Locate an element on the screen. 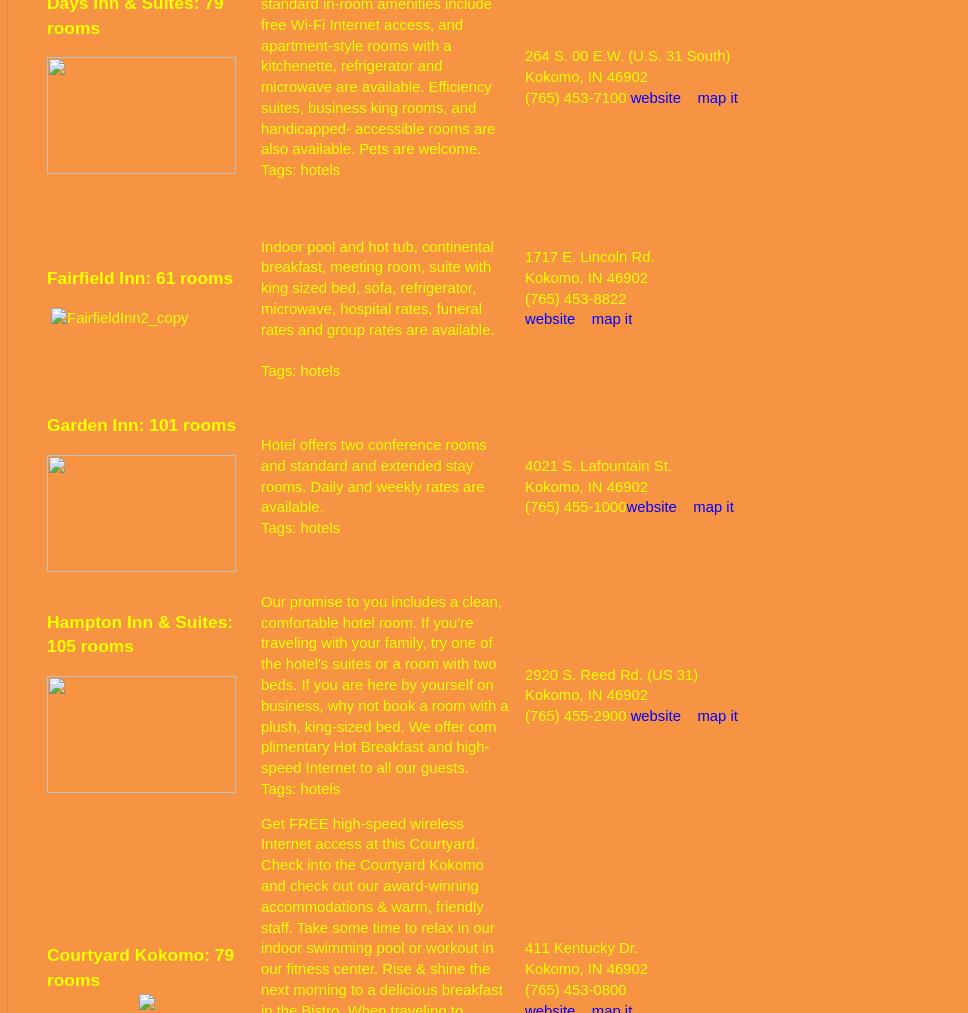 This screenshot has height=1013, width=968. 'Our promise to you includes a clean, comfortable hotel room. If you're traveling with your family, try one of the hotel's suites or a room with two beds. If you are here by yourself on business, why not book a room with a plush, king-sized bed. We offer com plimentary Hot Breakfast and high- speed Internet to all our guests.' is located at coordinates (383, 683).